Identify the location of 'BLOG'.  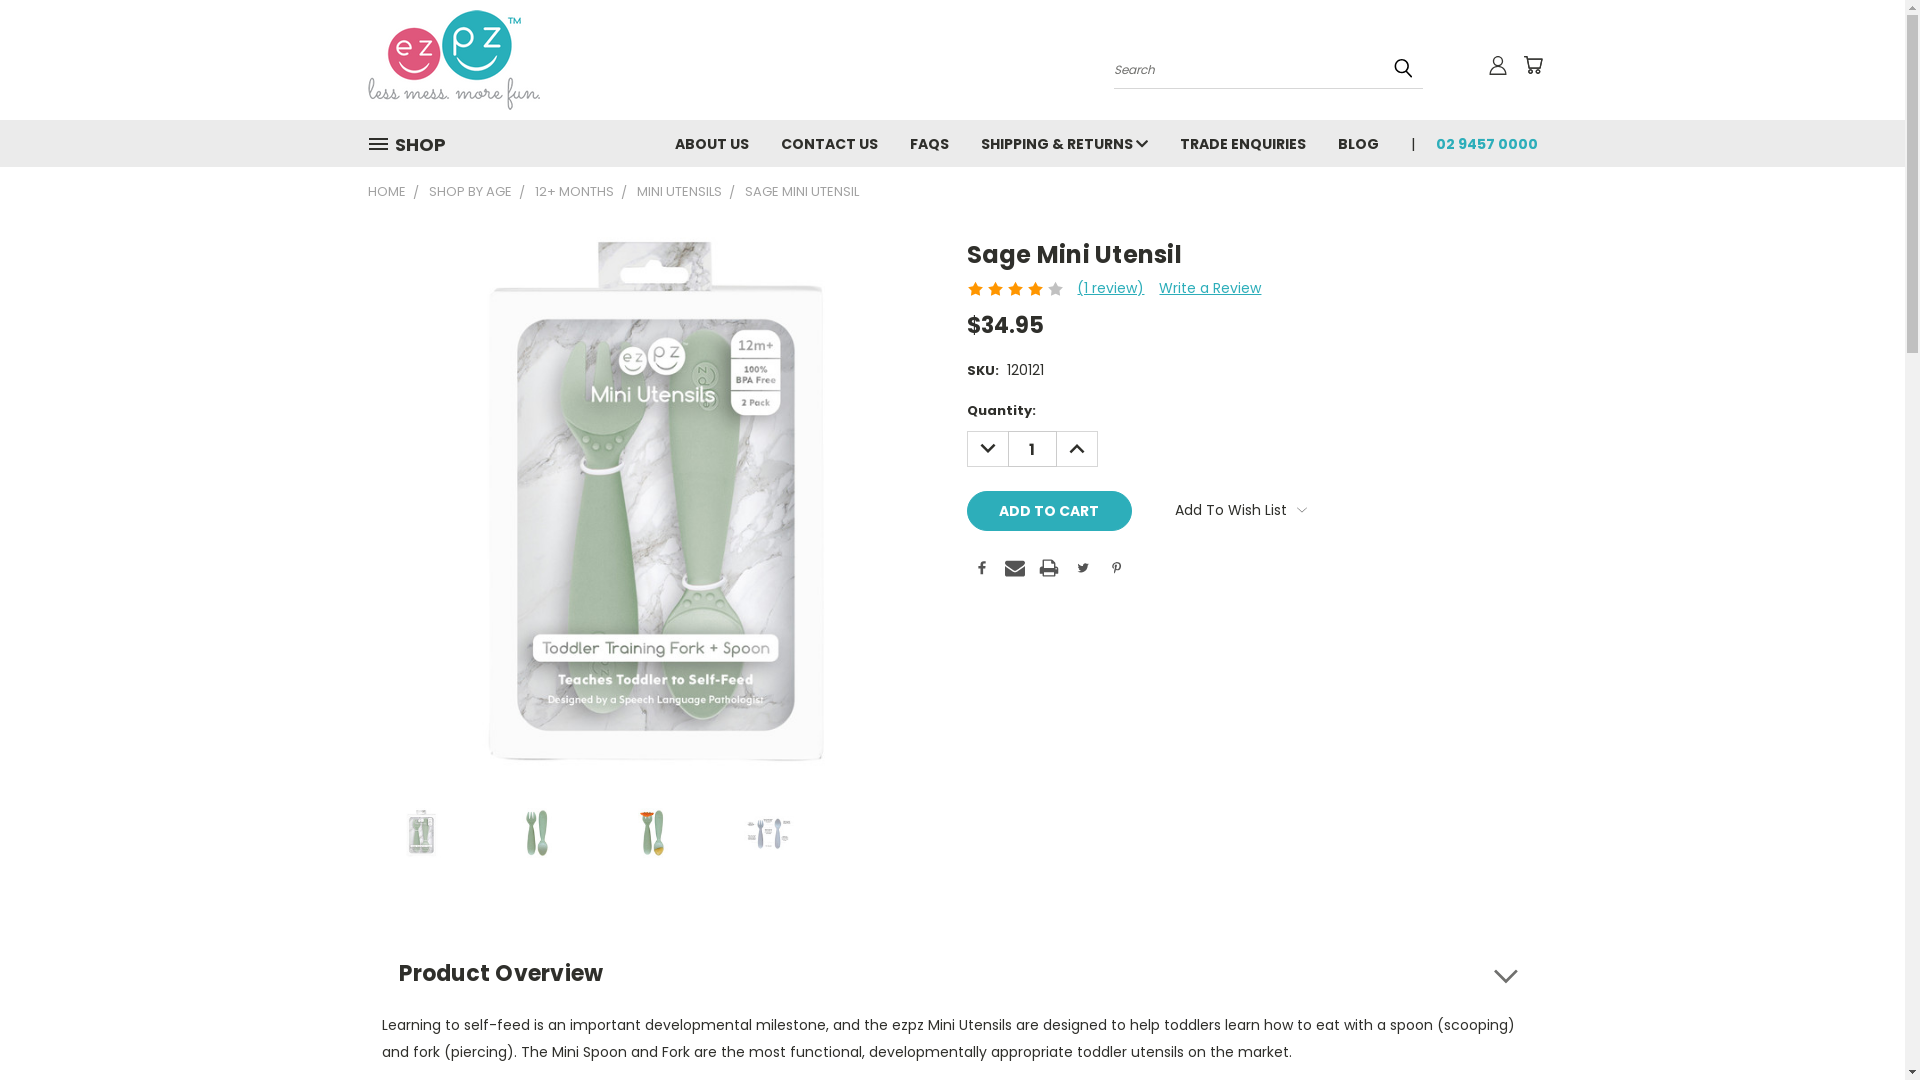
(1358, 141).